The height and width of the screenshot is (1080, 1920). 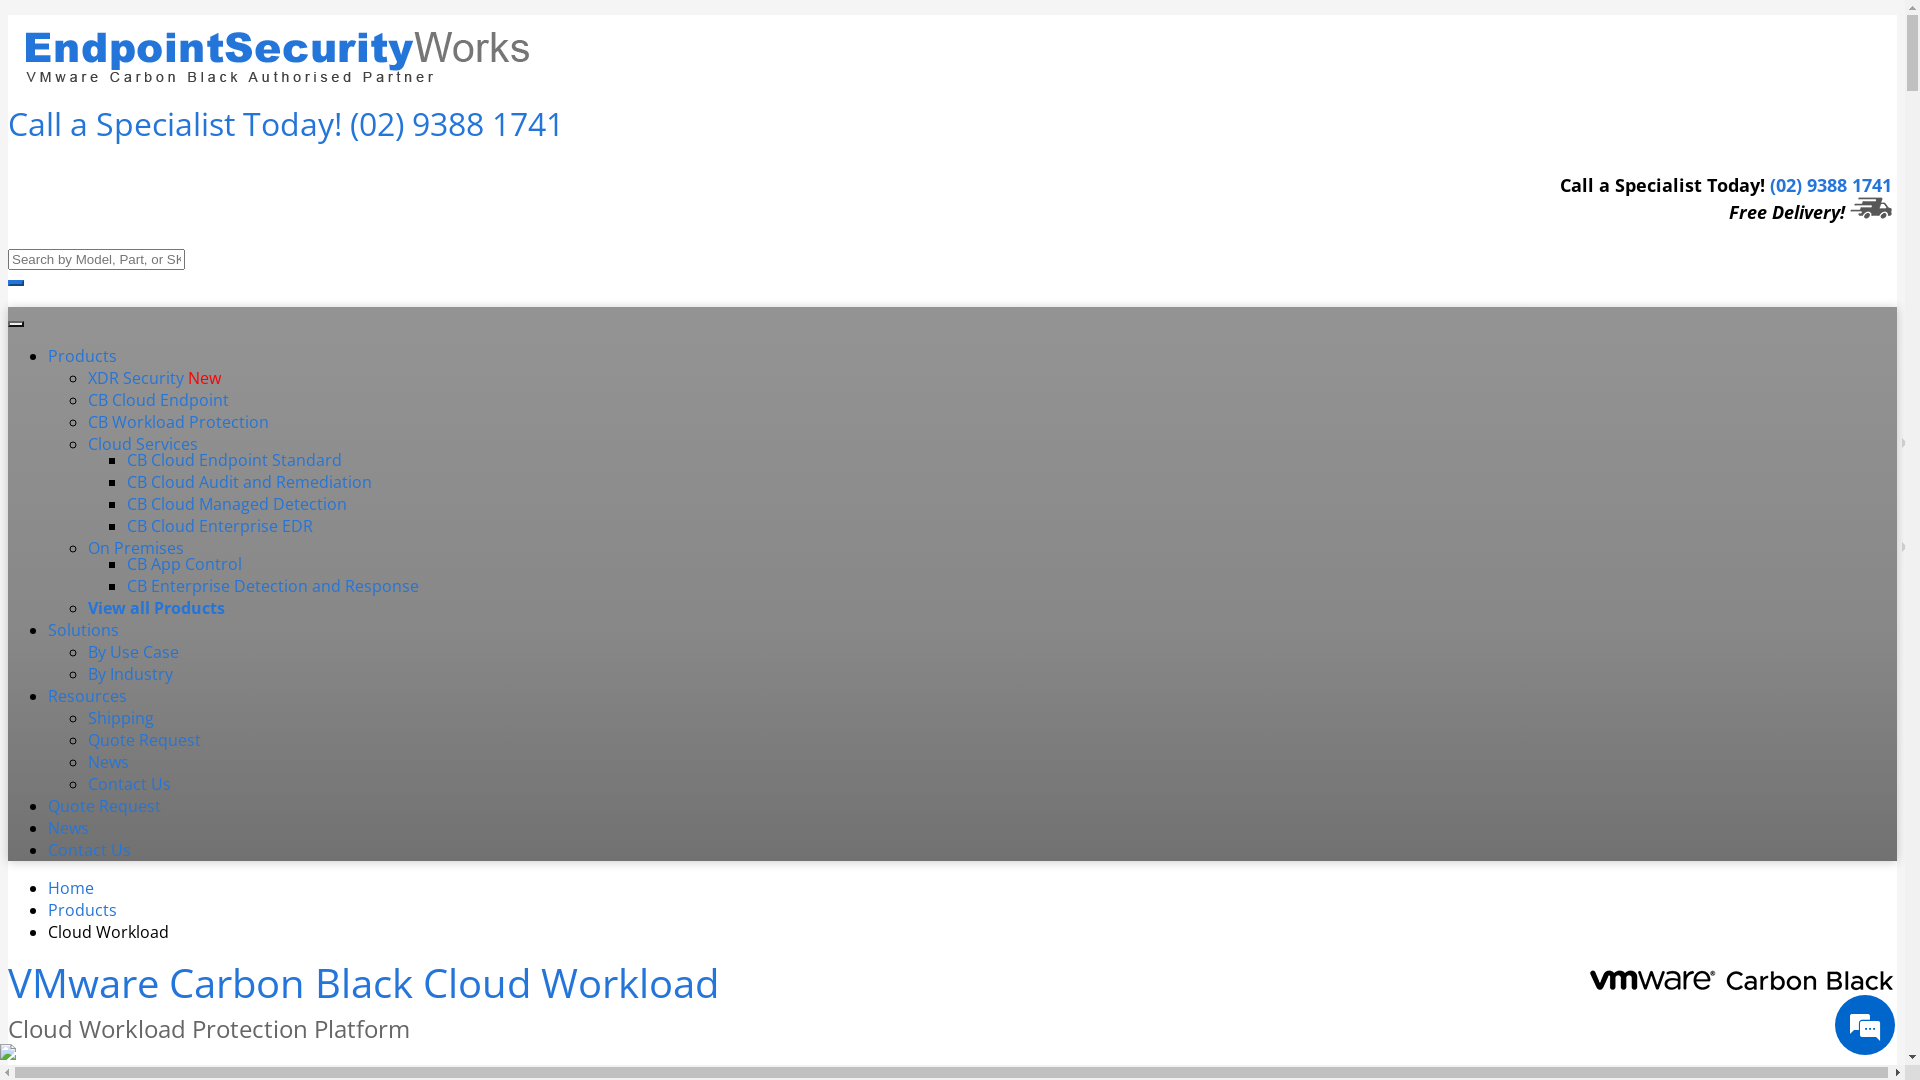 I want to click on 'CB Cloud Audit and Remediation', so click(x=248, y=482).